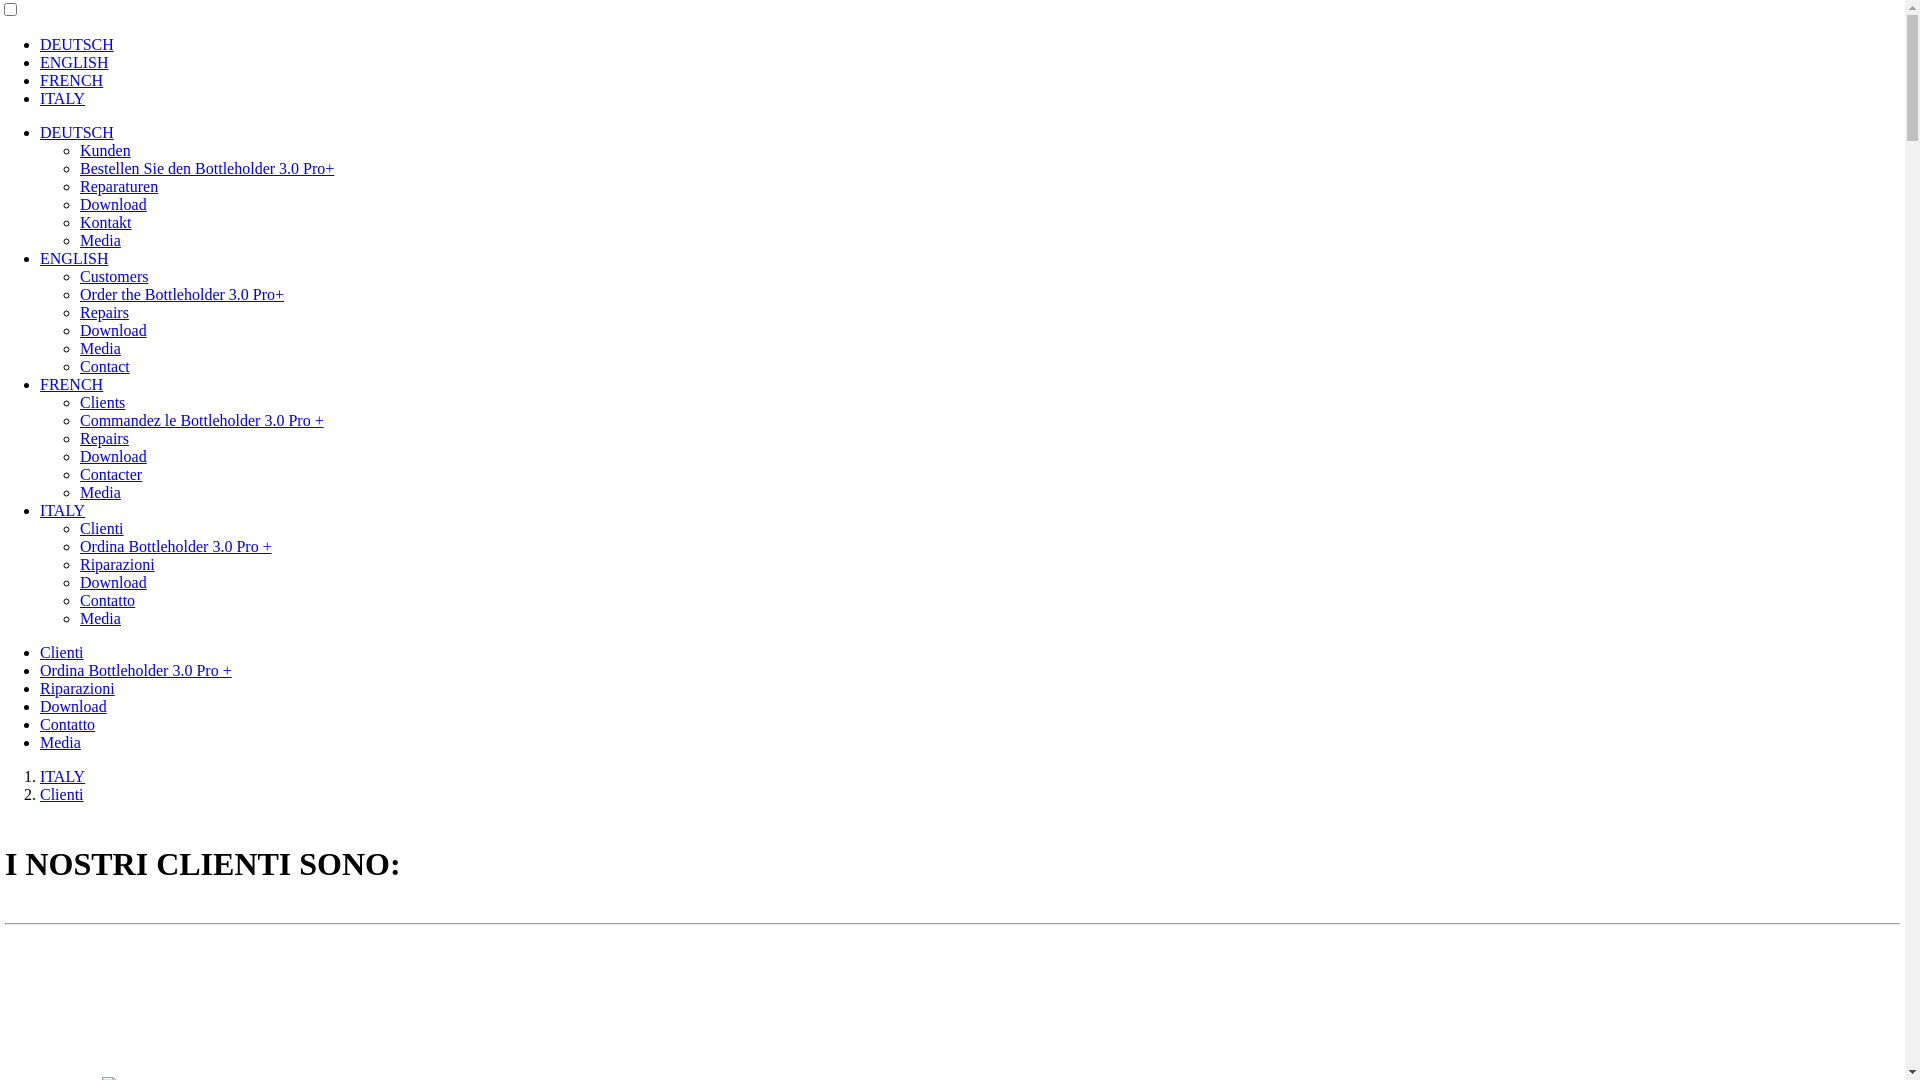  What do you see at coordinates (112, 204) in the screenshot?
I see `'Download'` at bounding box center [112, 204].